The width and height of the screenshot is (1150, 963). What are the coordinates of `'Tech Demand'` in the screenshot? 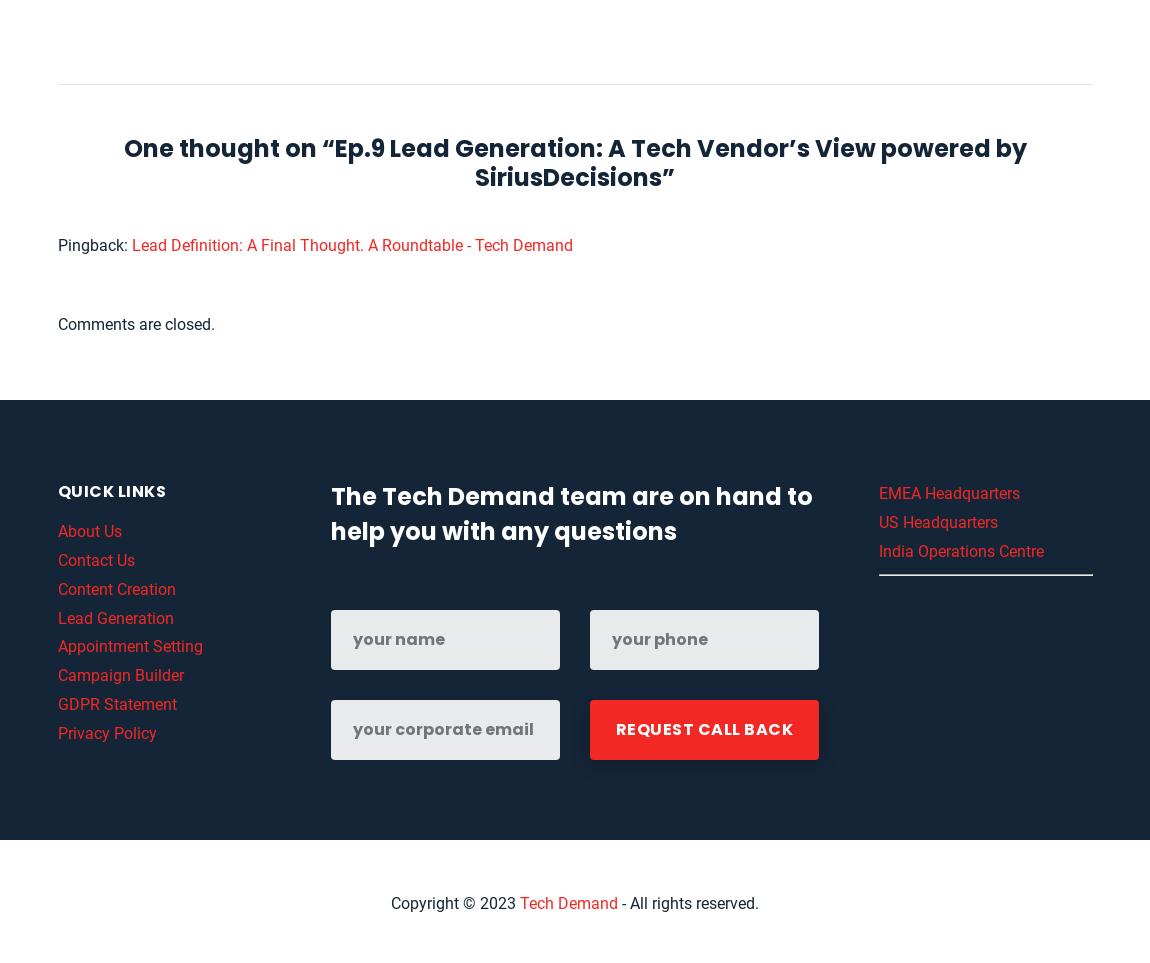 It's located at (569, 901).